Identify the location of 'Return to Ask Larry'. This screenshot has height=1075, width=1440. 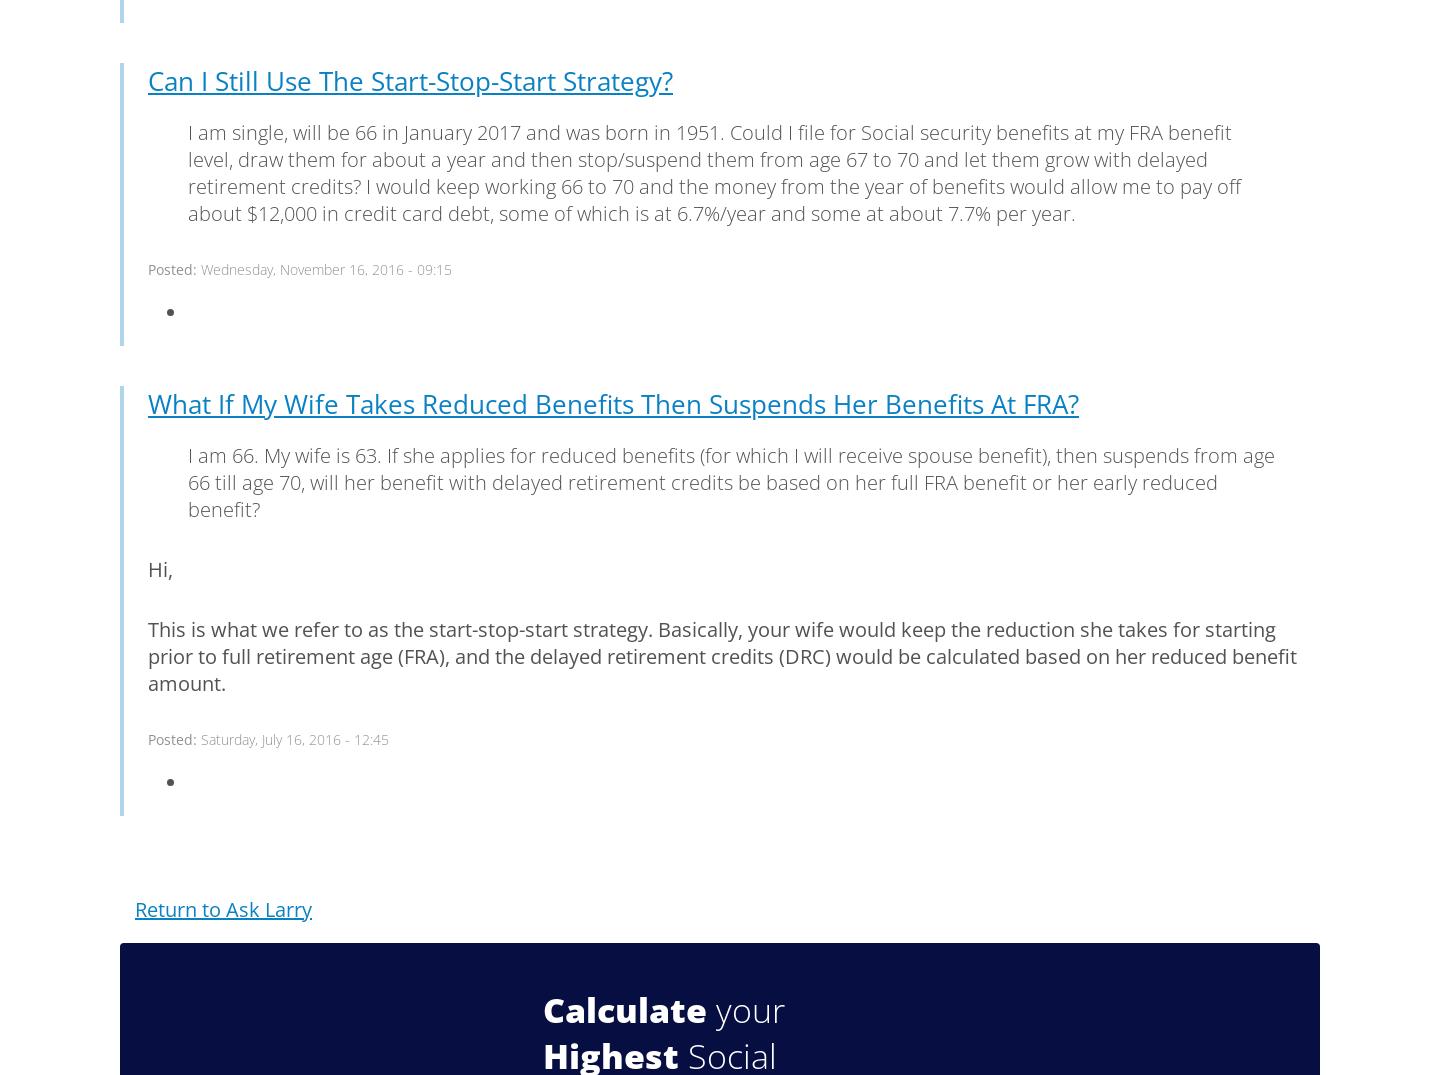
(223, 907).